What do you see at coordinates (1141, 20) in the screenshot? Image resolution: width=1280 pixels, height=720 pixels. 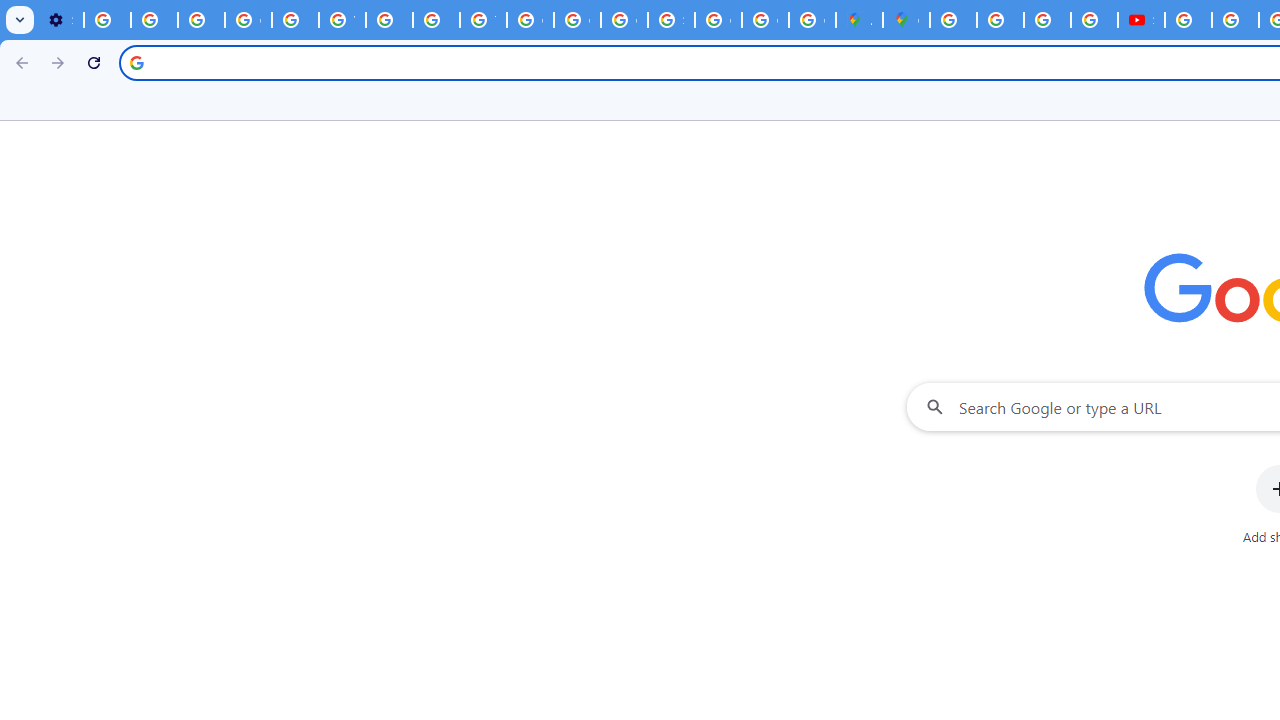 I see `'Subscriptions - YouTube'` at bounding box center [1141, 20].